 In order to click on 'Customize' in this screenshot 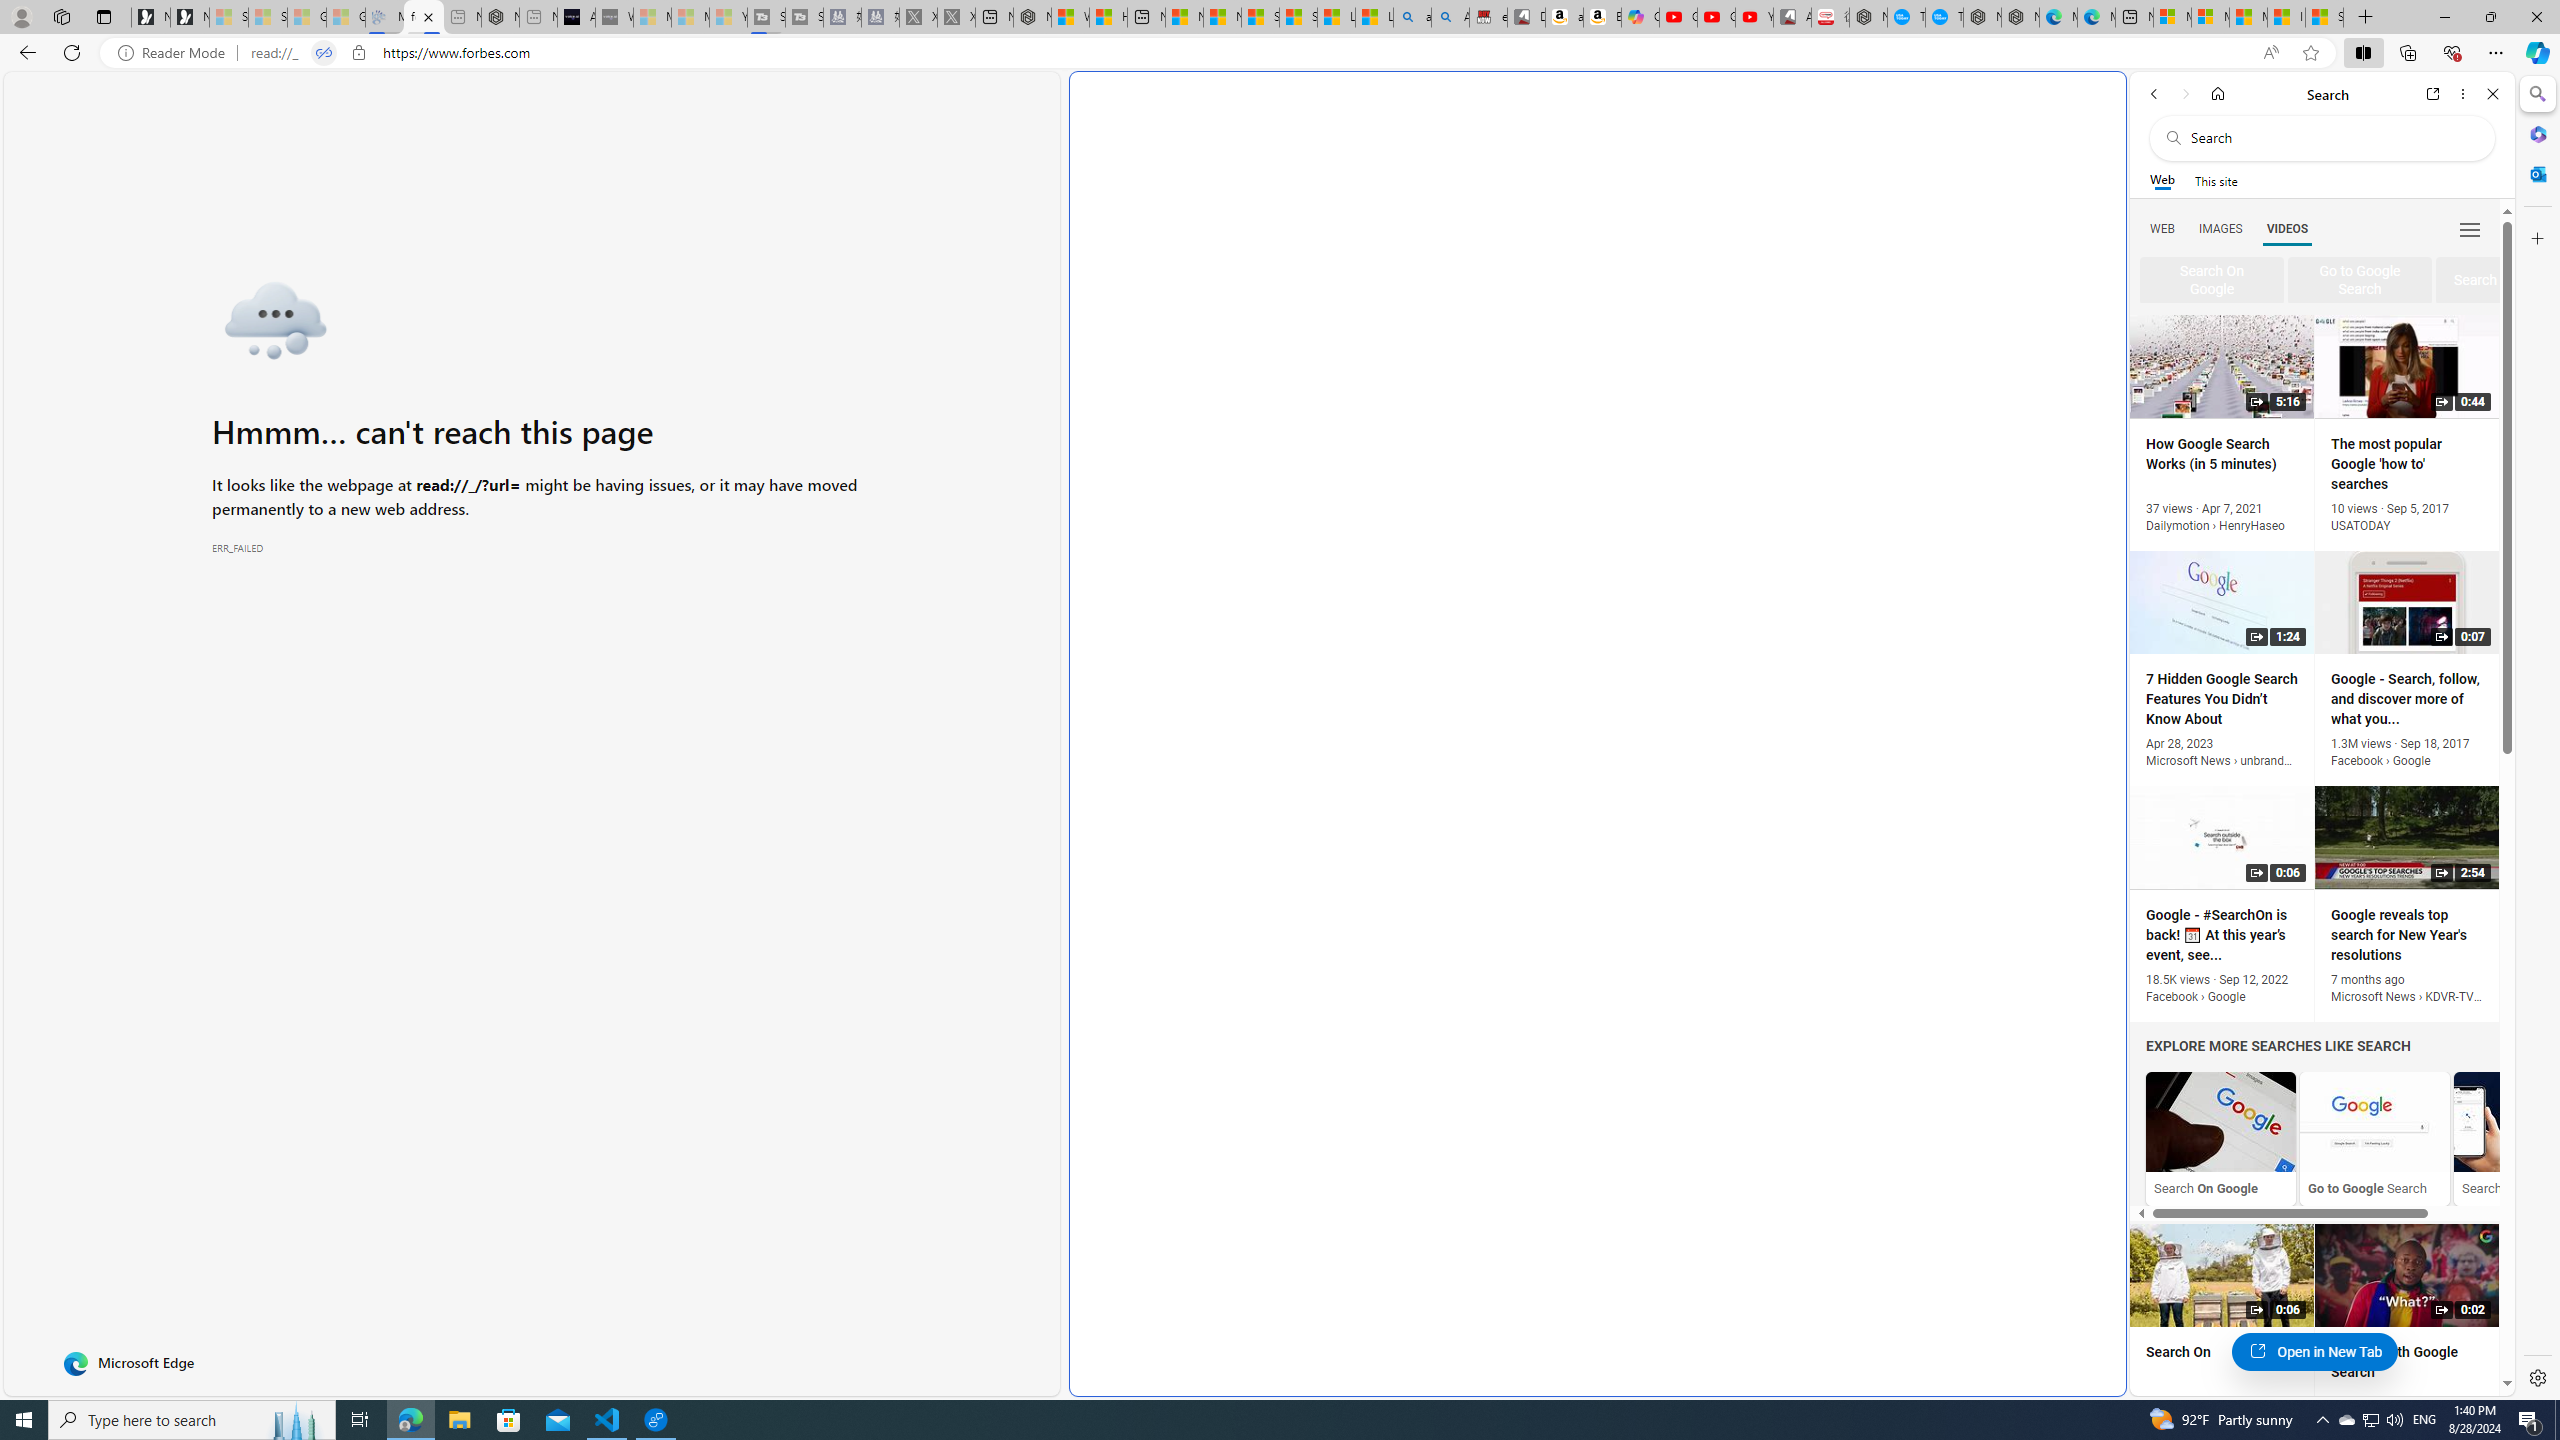, I will do `click(2535, 237)`.